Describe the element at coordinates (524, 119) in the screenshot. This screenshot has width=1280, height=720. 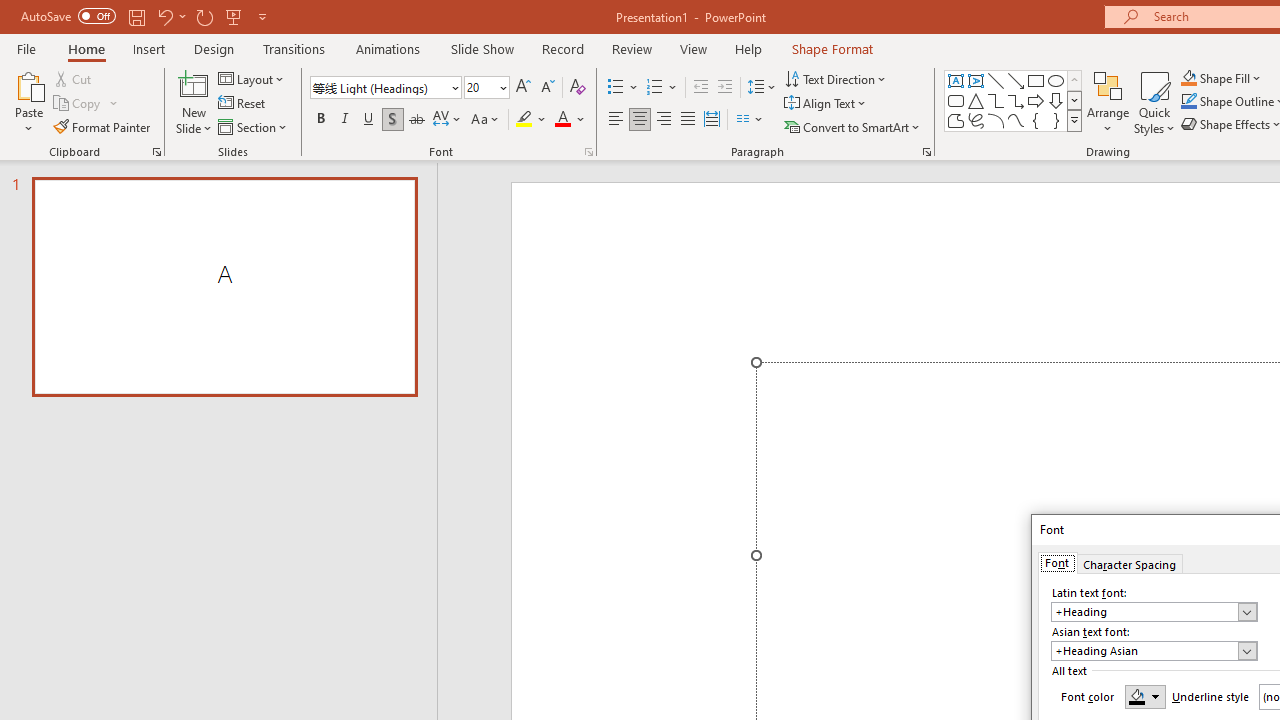
I see `'Text Highlight Color Yellow'` at that location.